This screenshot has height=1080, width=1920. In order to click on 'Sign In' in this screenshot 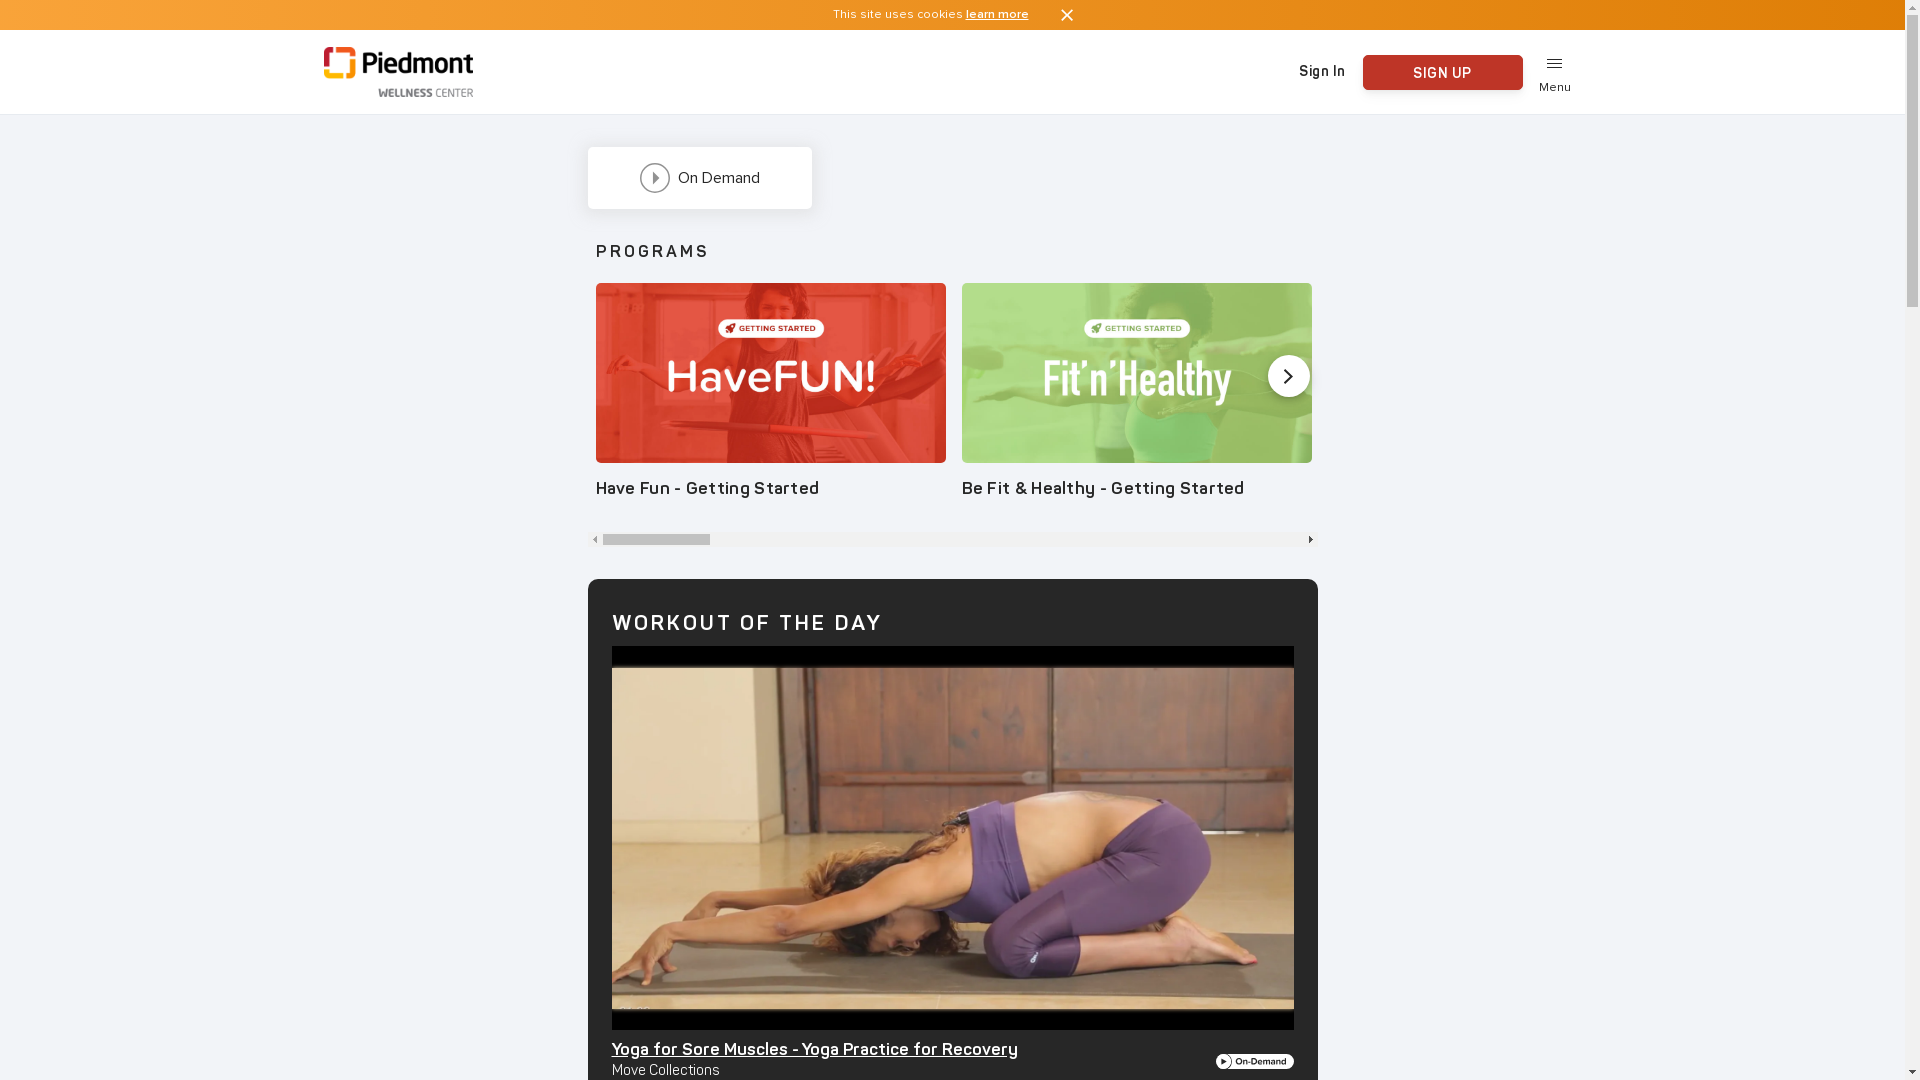, I will do `click(1322, 70)`.